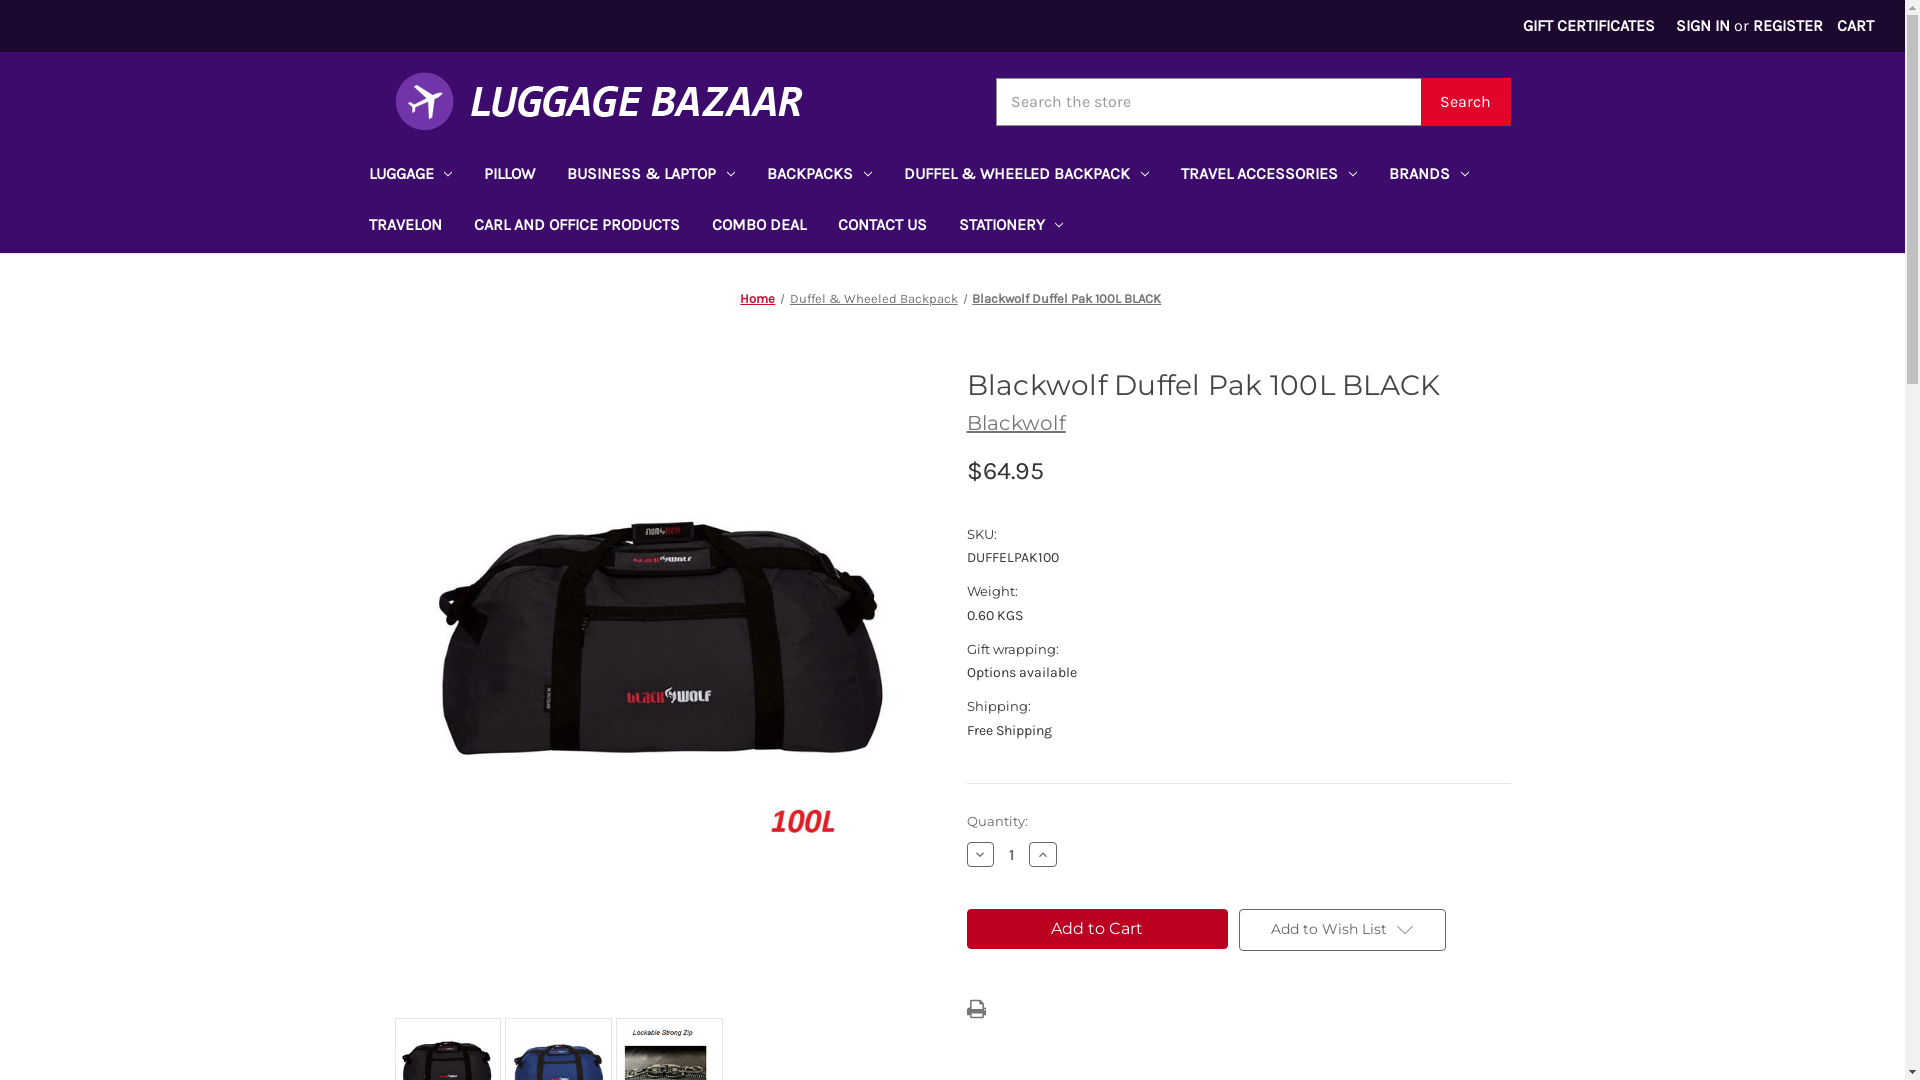 This screenshot has height=1080, width=1920. Describe the element at coordinates (819, 175) in the screenshot. I see `'BACKPACKS'` at that location.